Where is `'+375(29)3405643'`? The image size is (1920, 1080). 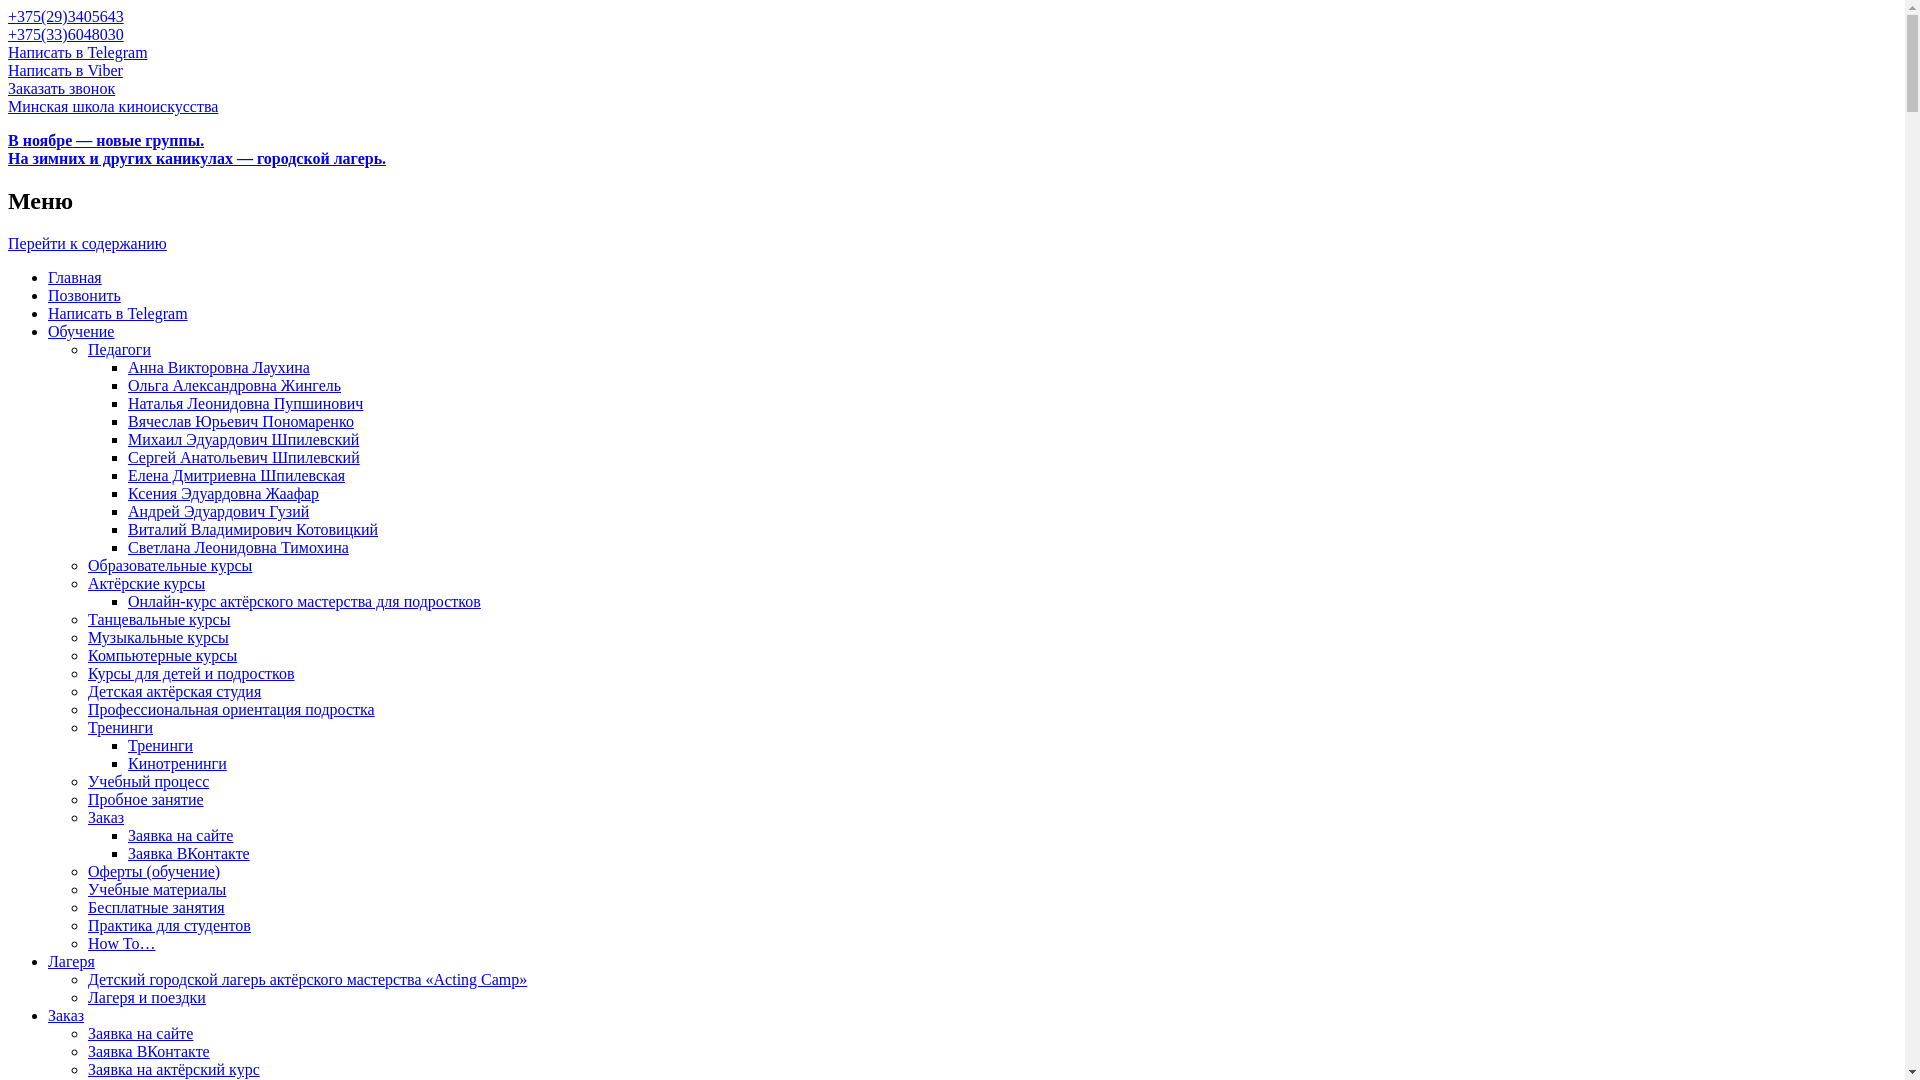
'+375(29)3405643' is located at coordinates (66, 16).